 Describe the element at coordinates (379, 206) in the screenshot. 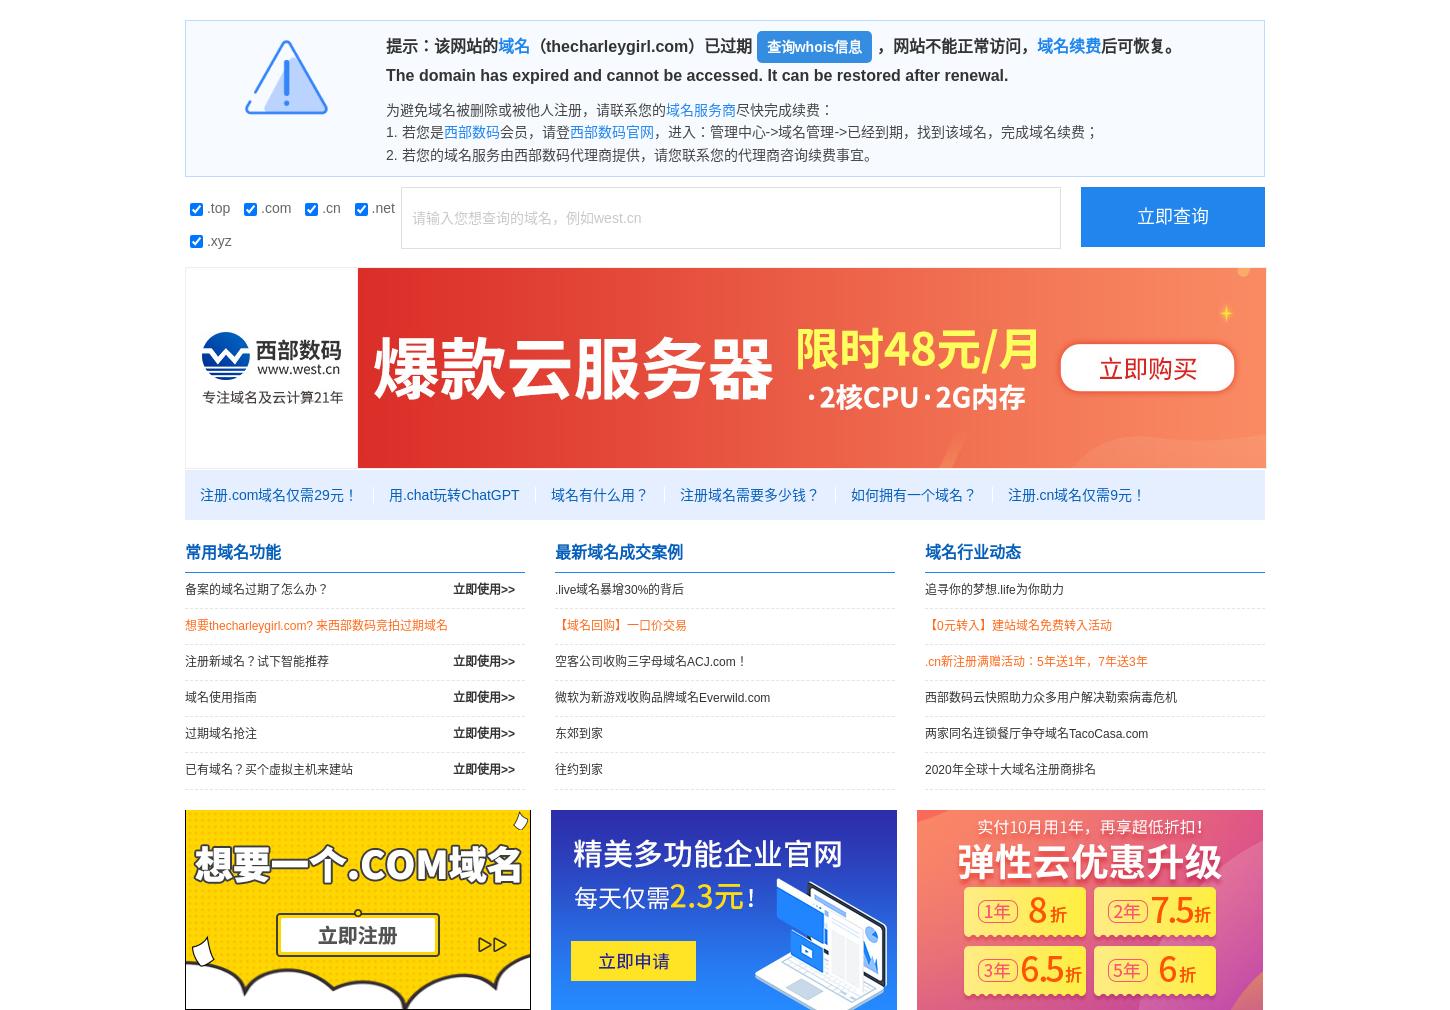

I see `'.net'` at that location.